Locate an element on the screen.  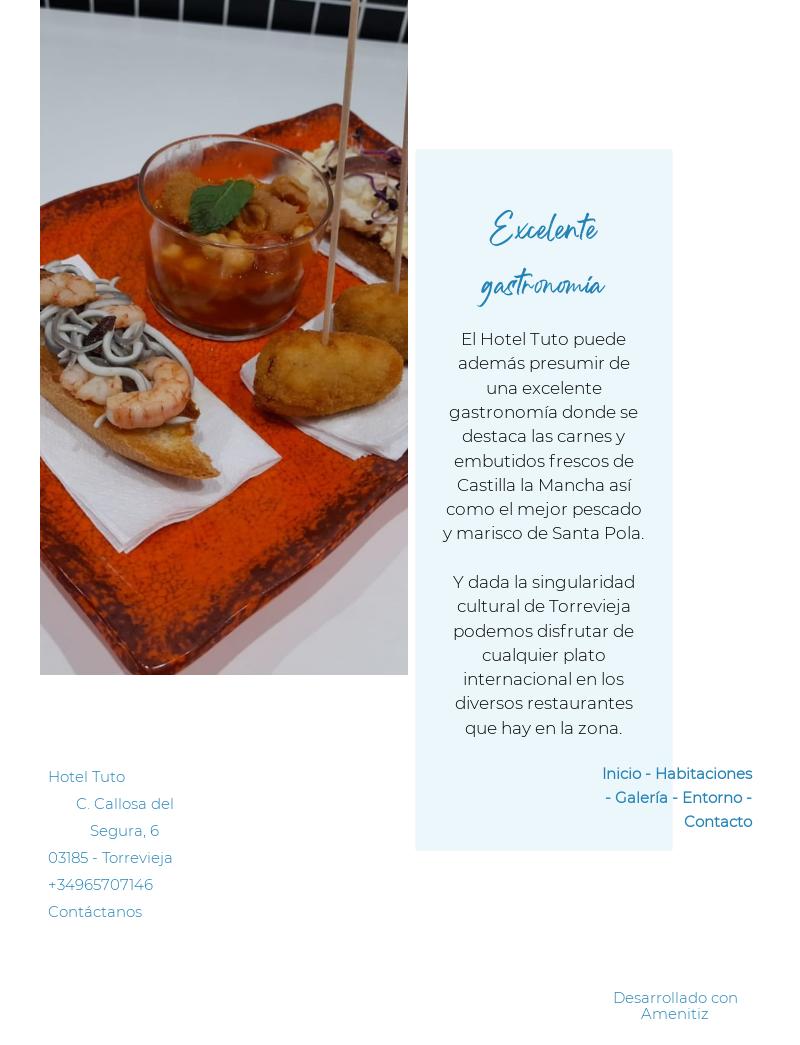
'Habitaciones' is located at coordinates (702, 772).